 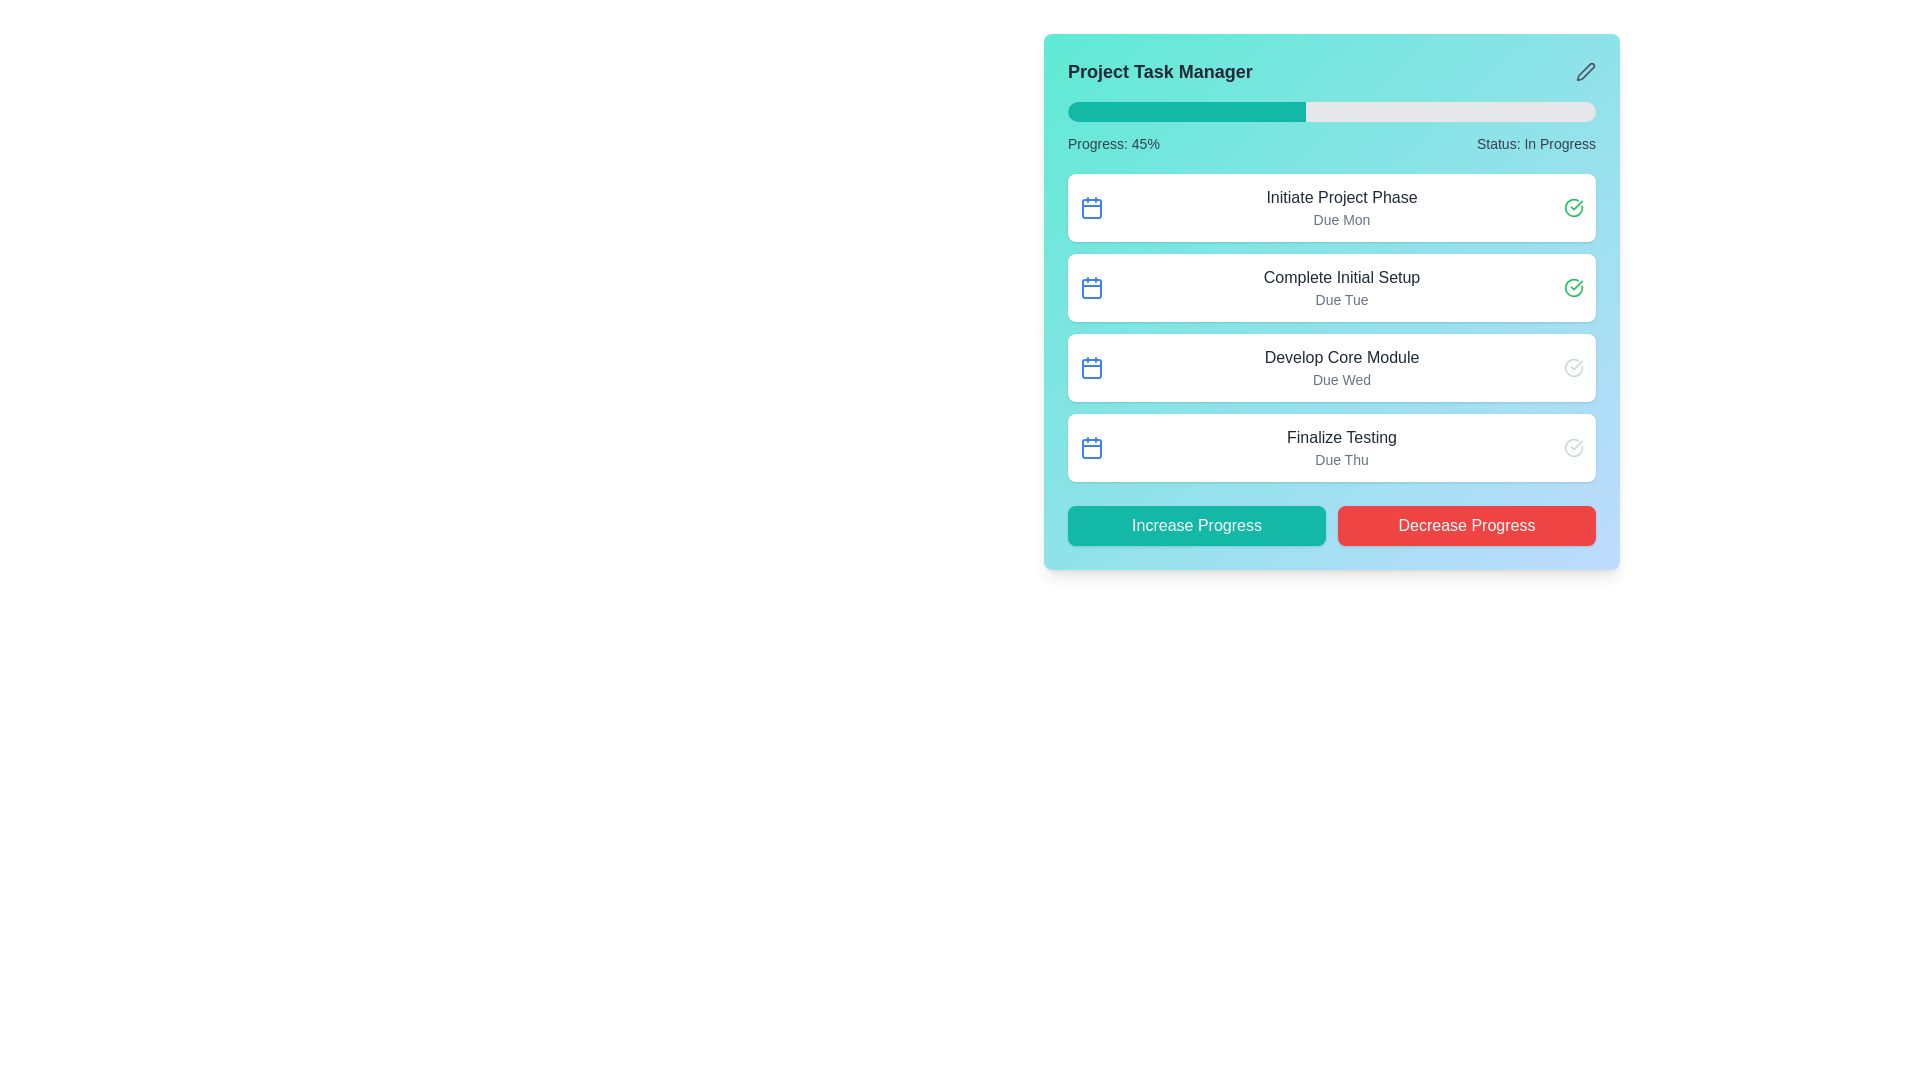 What do you see at coordinates (1196, 524) in the screenshot?
I see `the first button located at the bottom-left corner of the 'Project Task Manager' interface` at bounding box center [1196, 524].